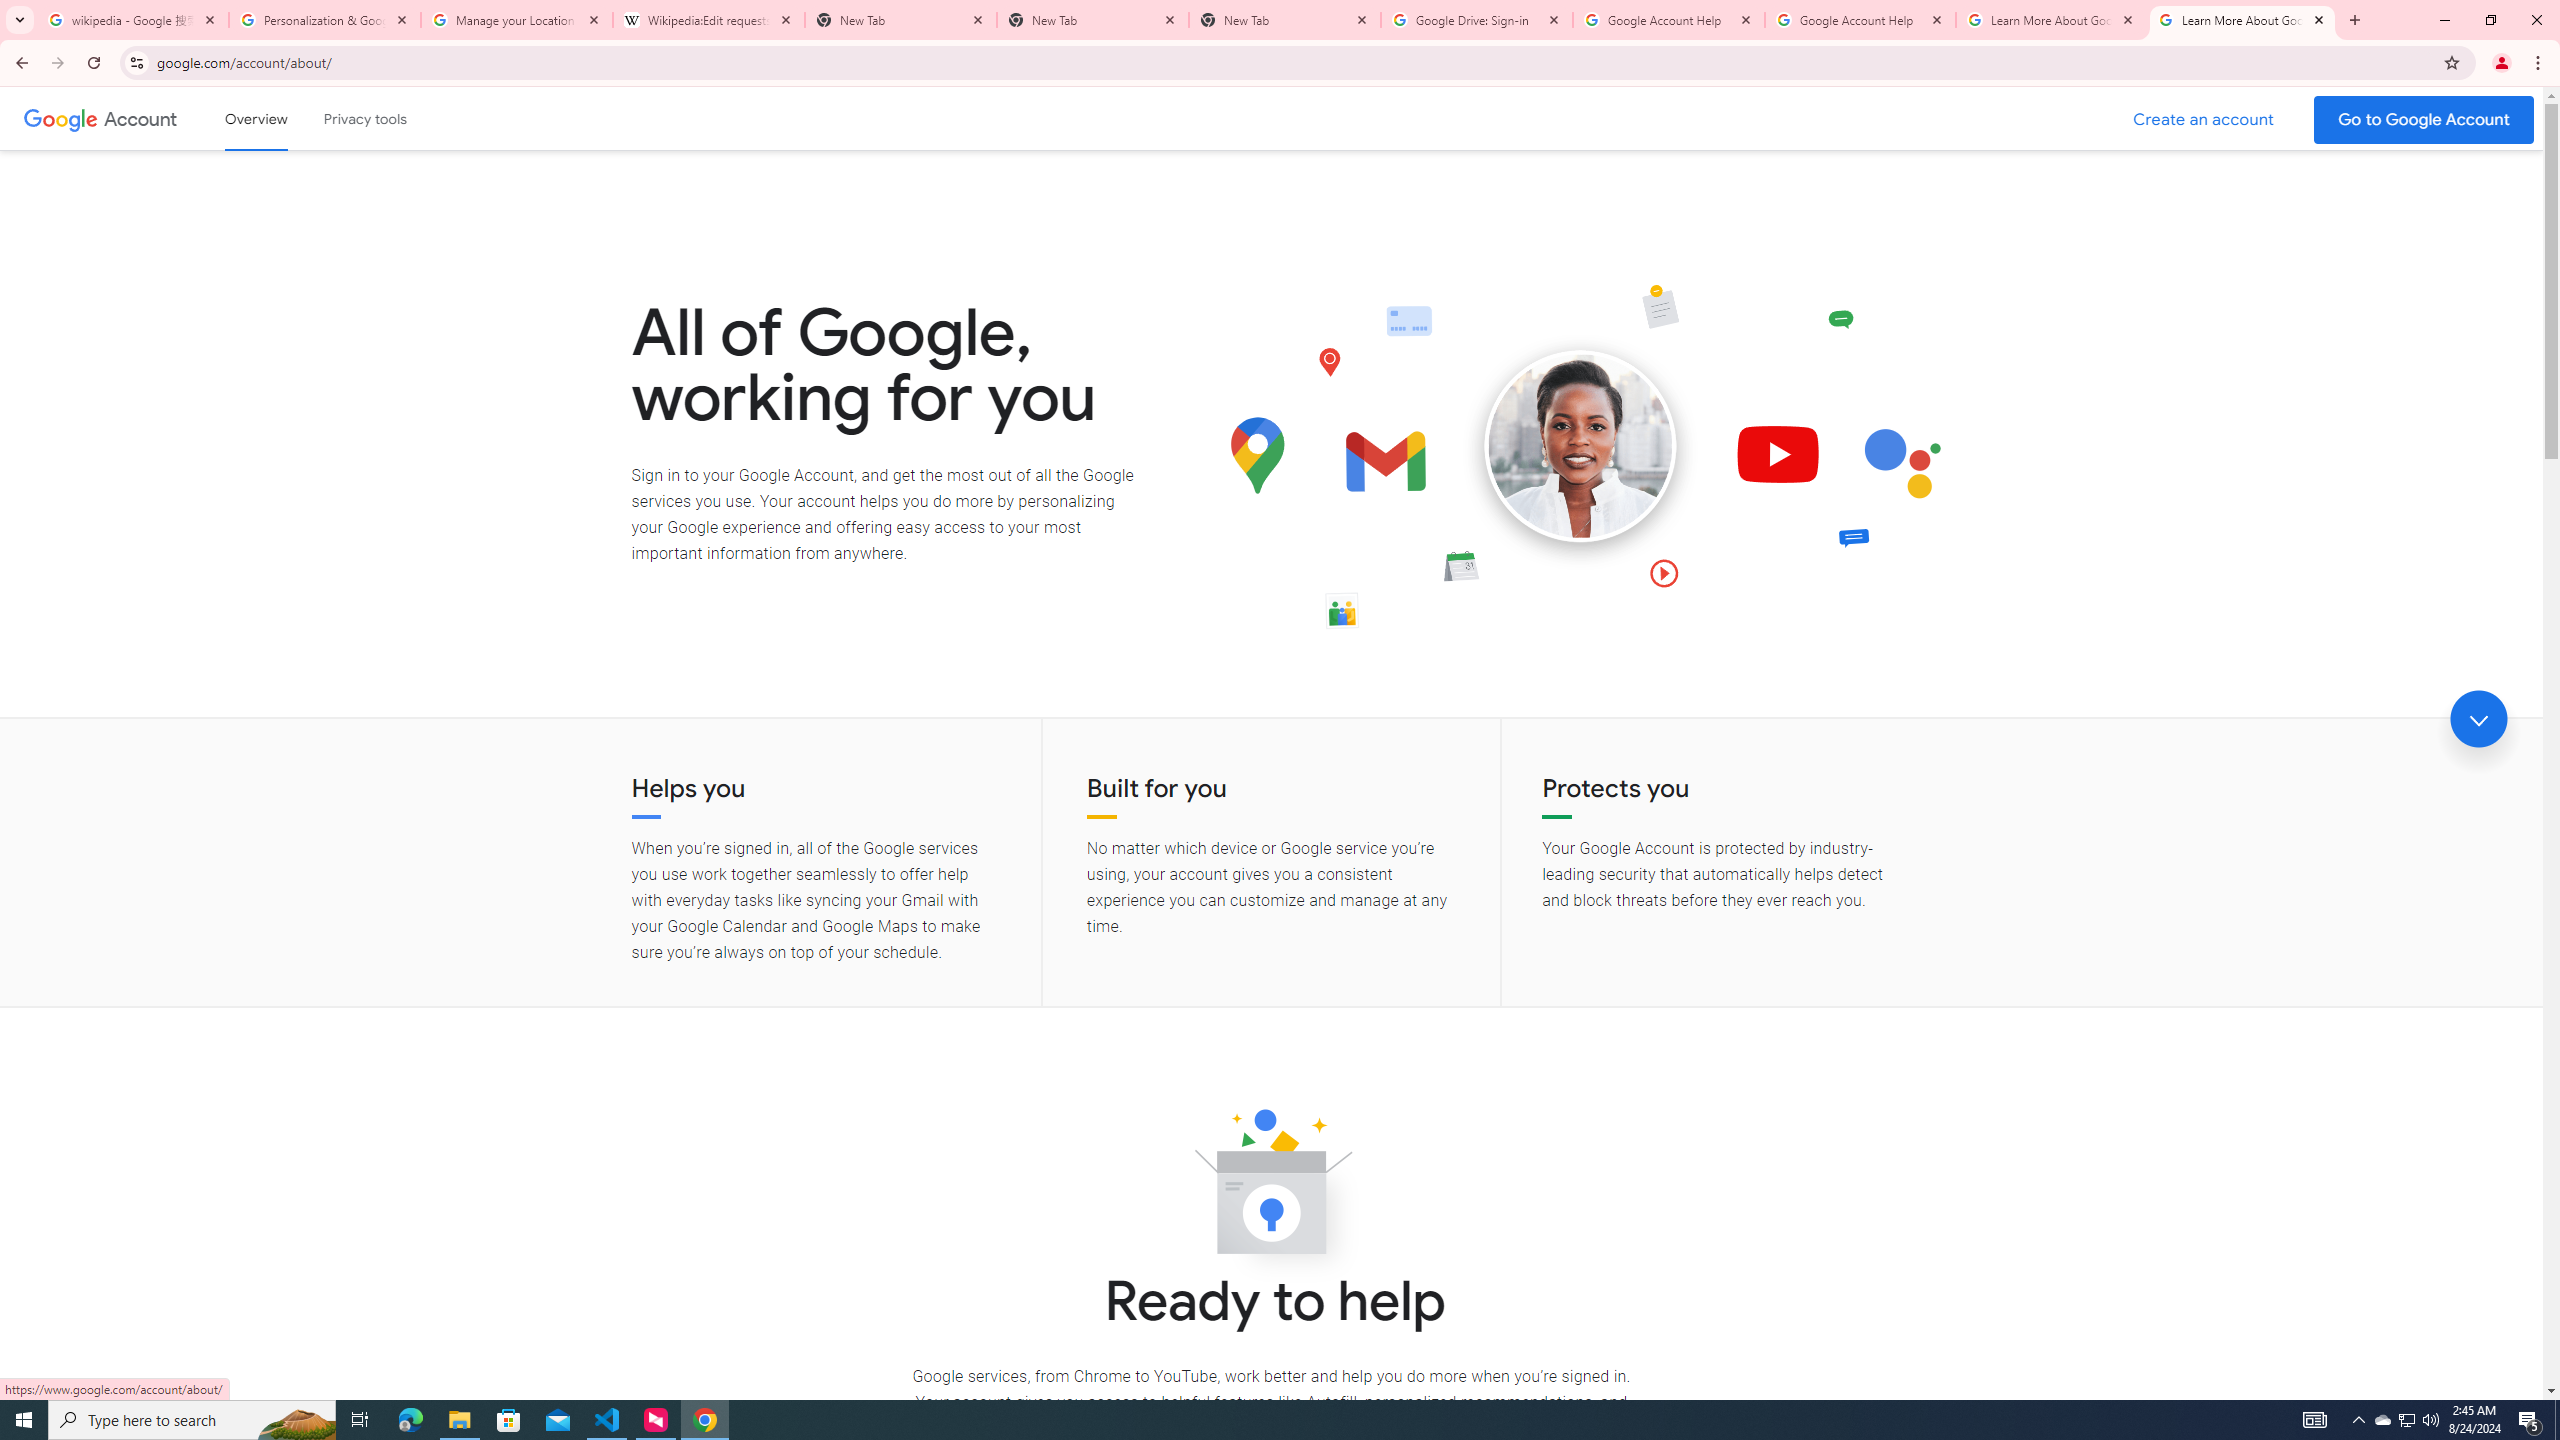 The height and width of the screenshot is (1440, 2560). Describe the element at coordinates (1476, 19) in the screenshot. I see `'Google Drive: Sign-in'` at that location.